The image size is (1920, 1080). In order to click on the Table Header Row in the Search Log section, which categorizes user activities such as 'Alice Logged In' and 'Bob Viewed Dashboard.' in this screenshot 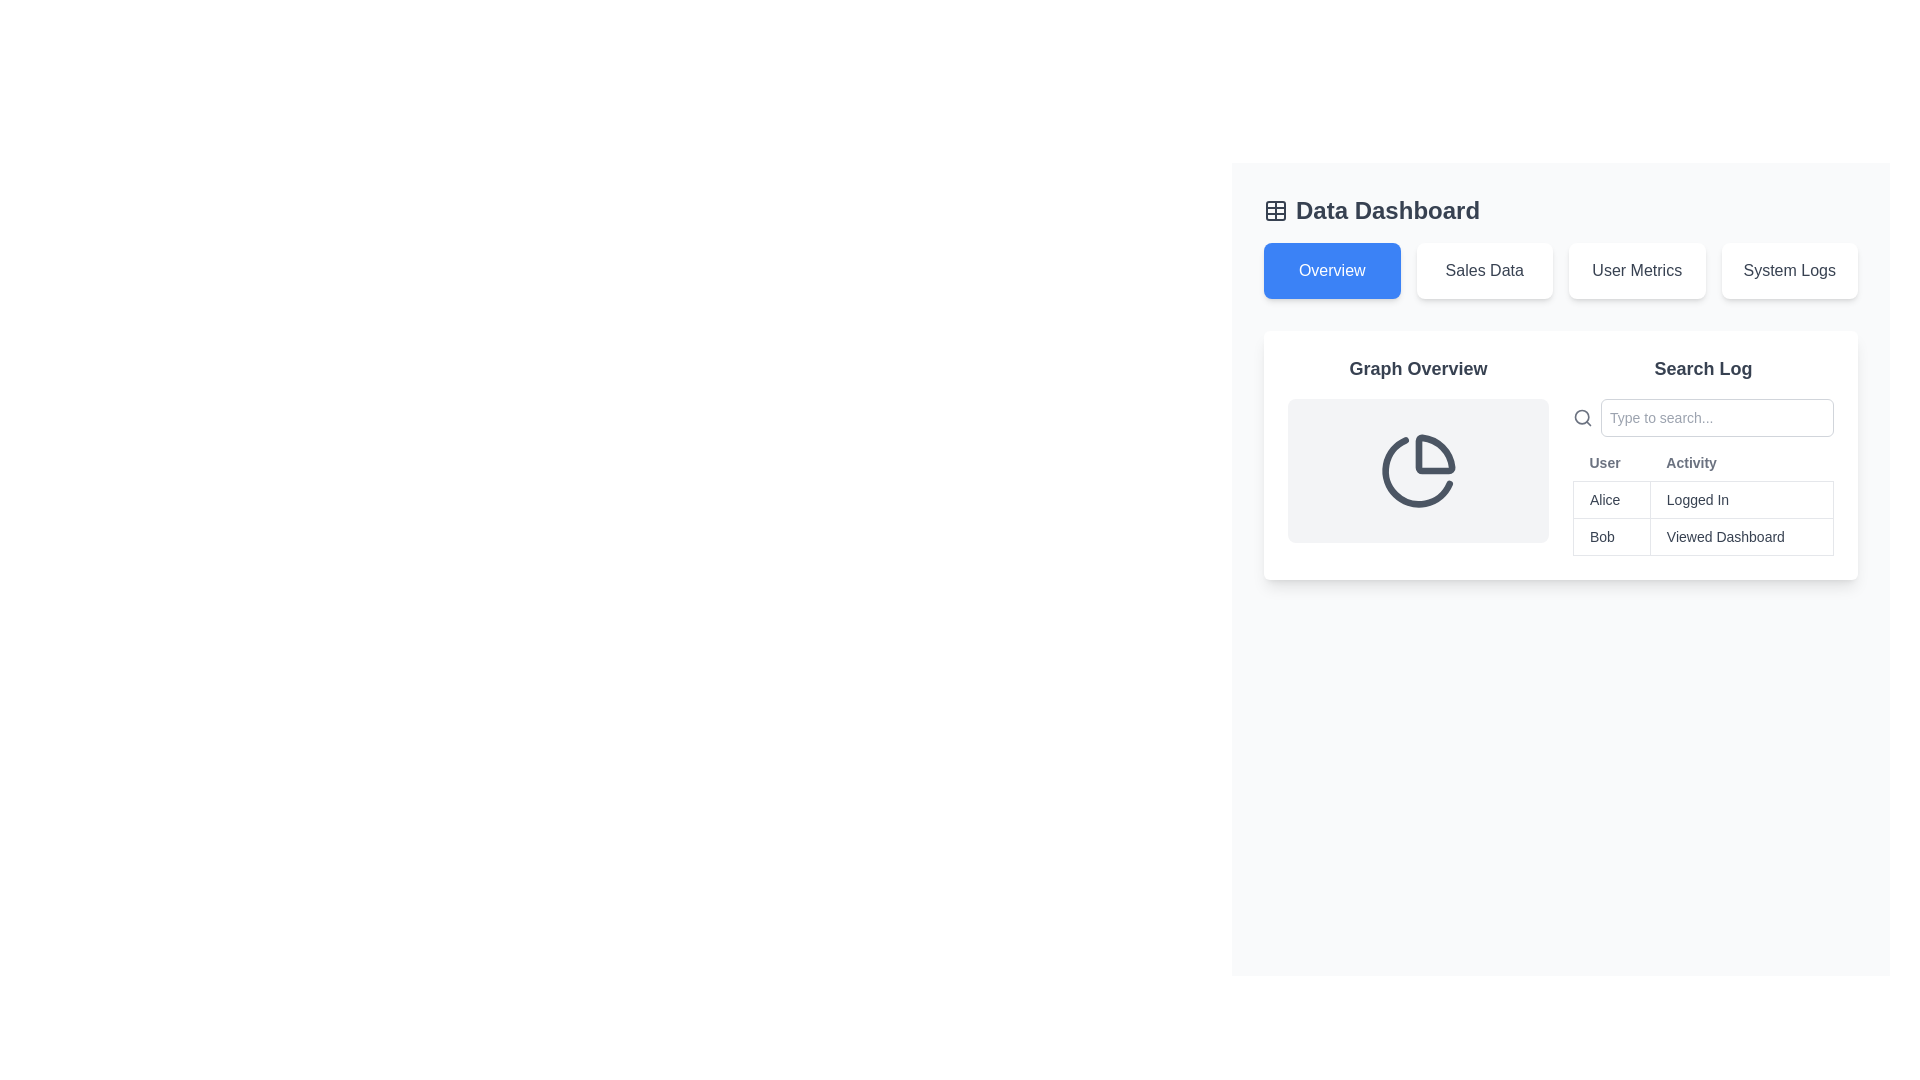, I will do `click(1702, 463)`.